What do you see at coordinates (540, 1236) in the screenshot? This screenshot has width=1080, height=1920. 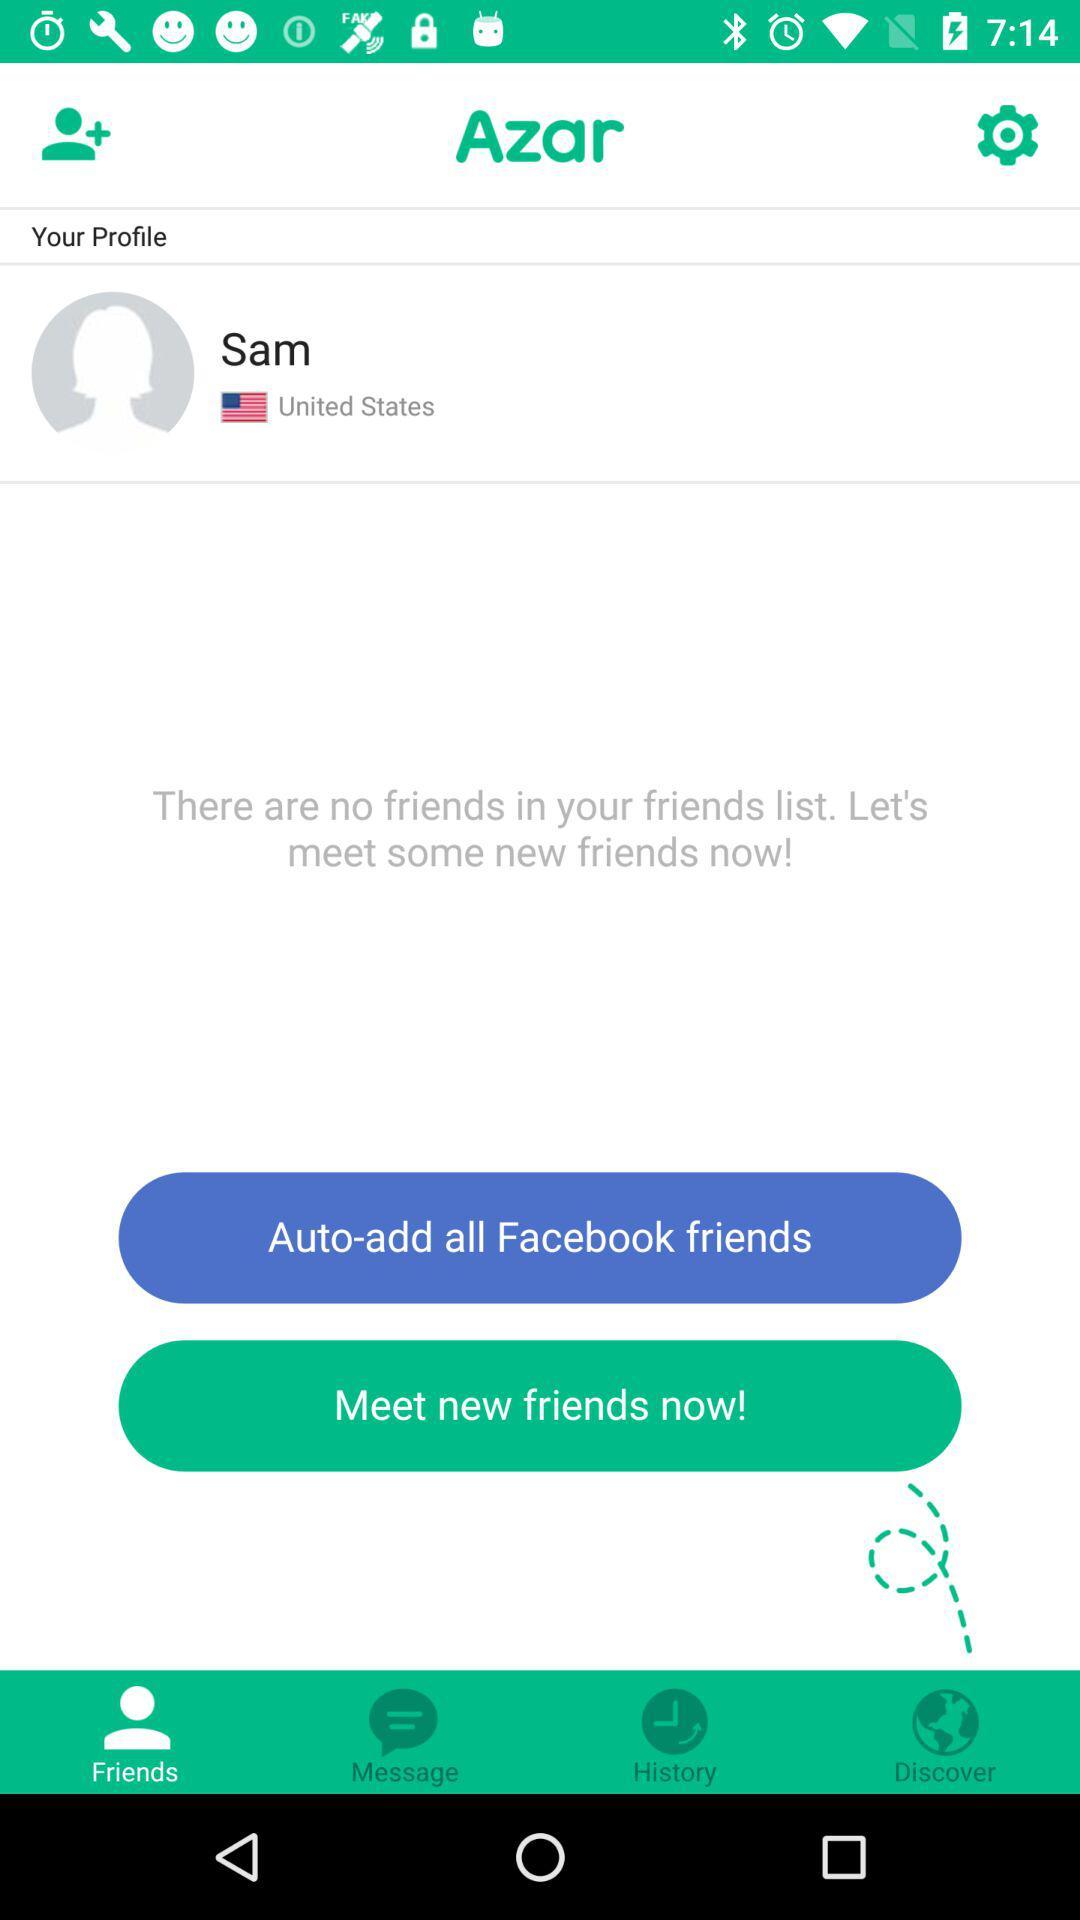 I see `item above the meet new friends item` at bounding box center [540, 1236].